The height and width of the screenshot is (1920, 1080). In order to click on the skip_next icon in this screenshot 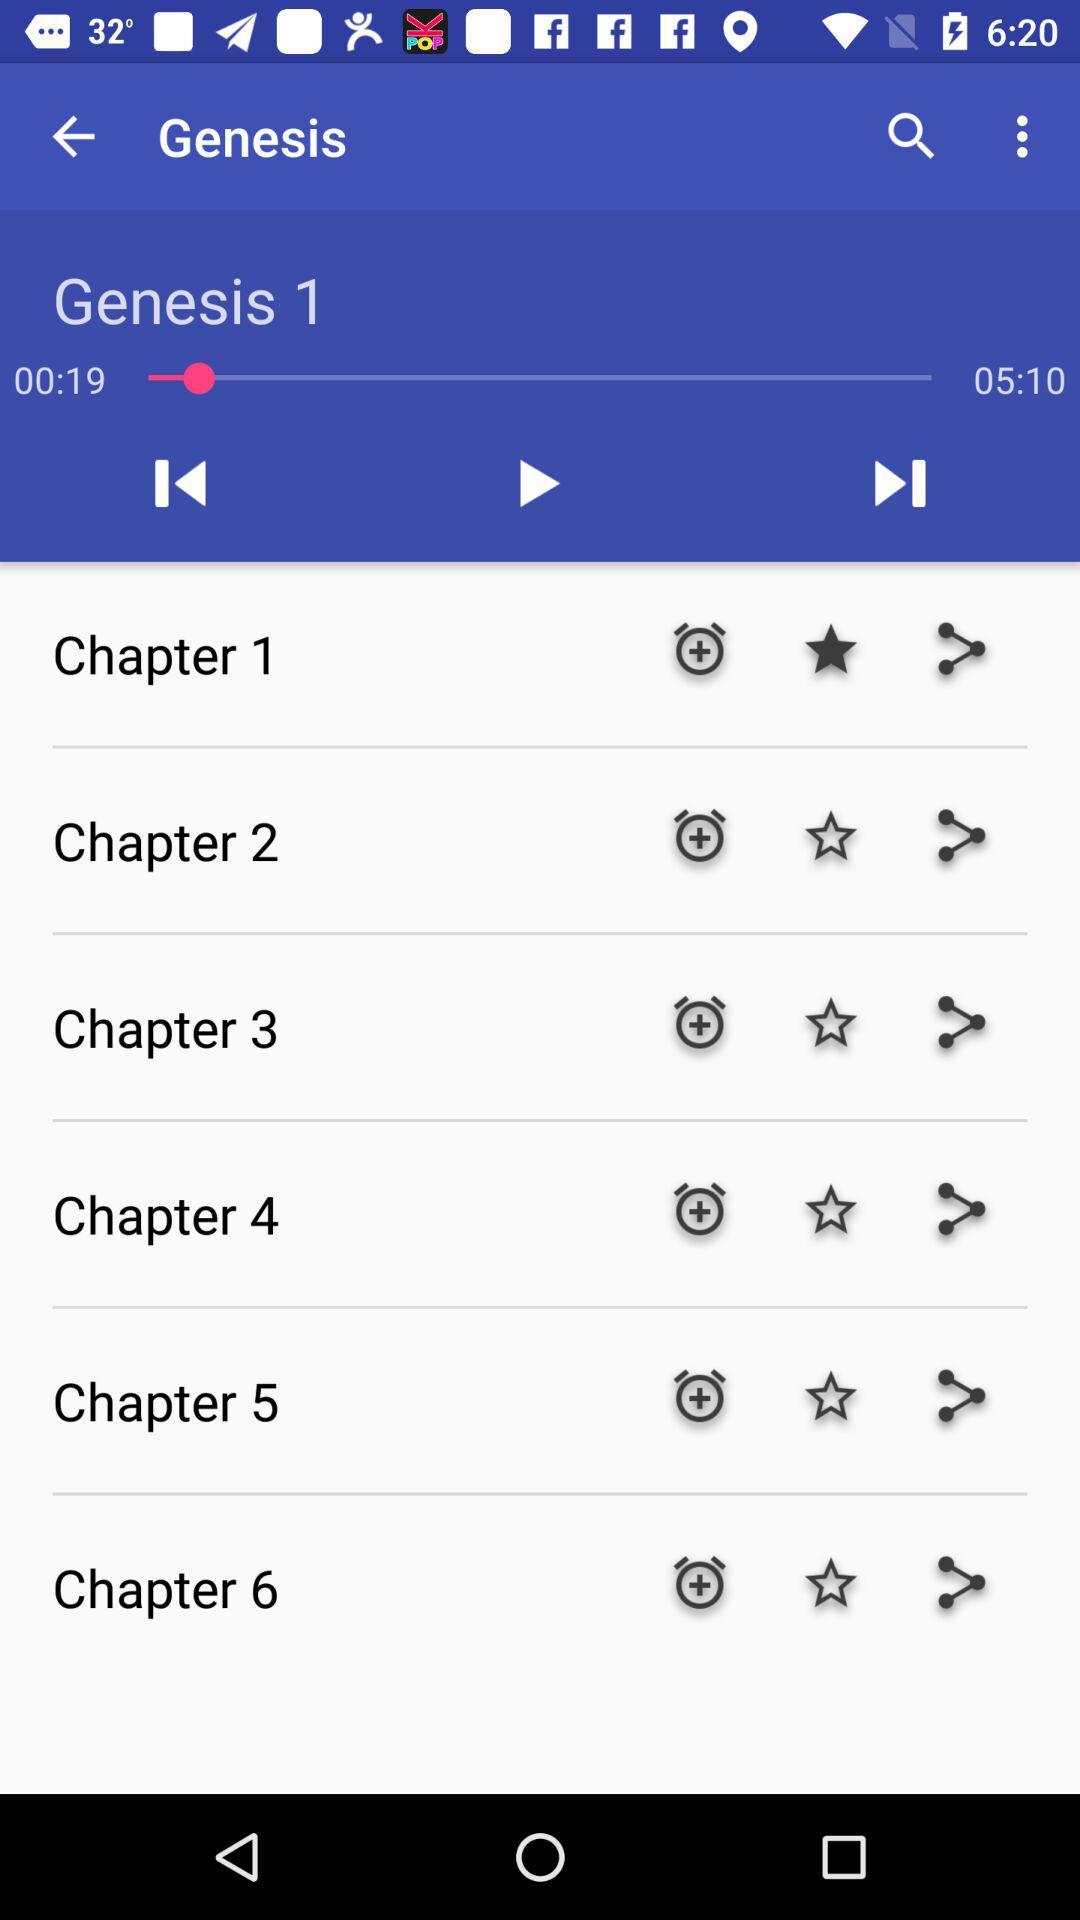, I will do `click(898, 483)`.